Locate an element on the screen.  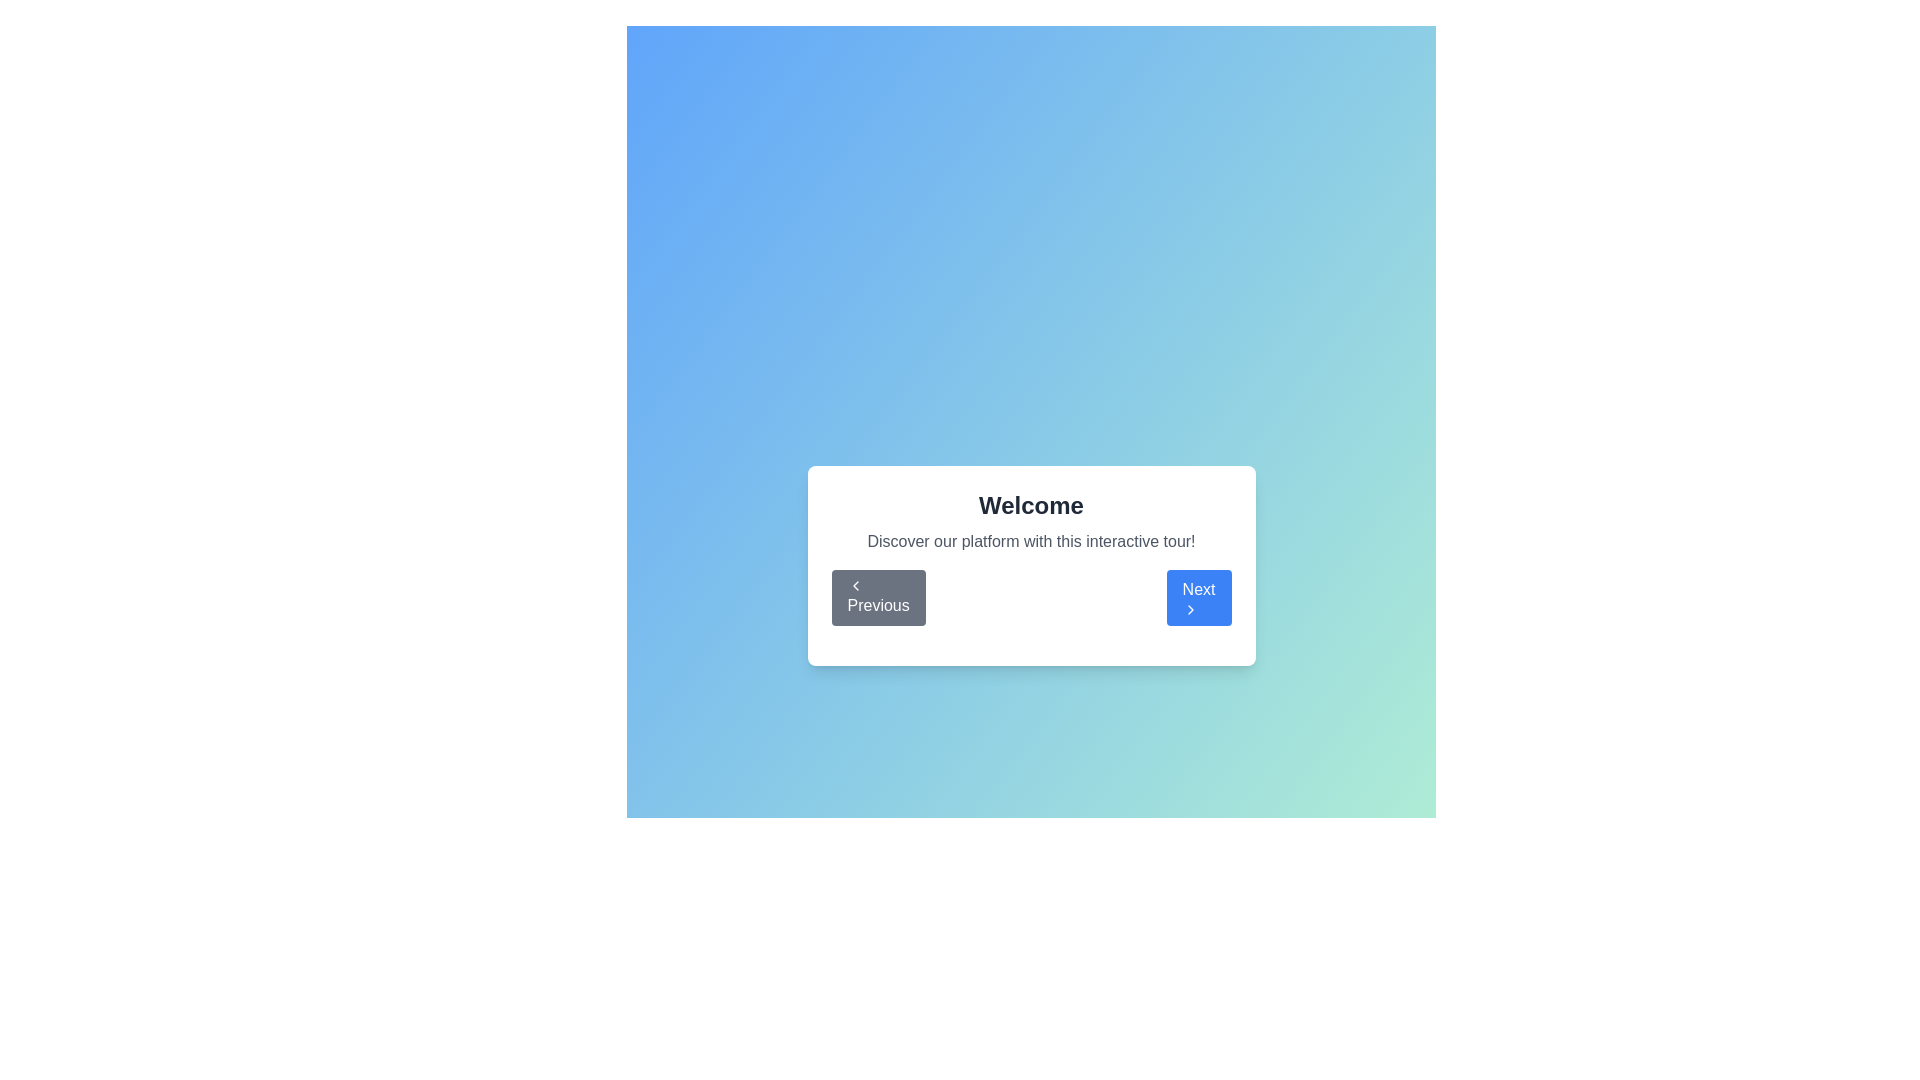
the bold 'Welcome' text label, which is prominently displayed at the top of the small pop-up interface is located at coordinates (1031, 504).